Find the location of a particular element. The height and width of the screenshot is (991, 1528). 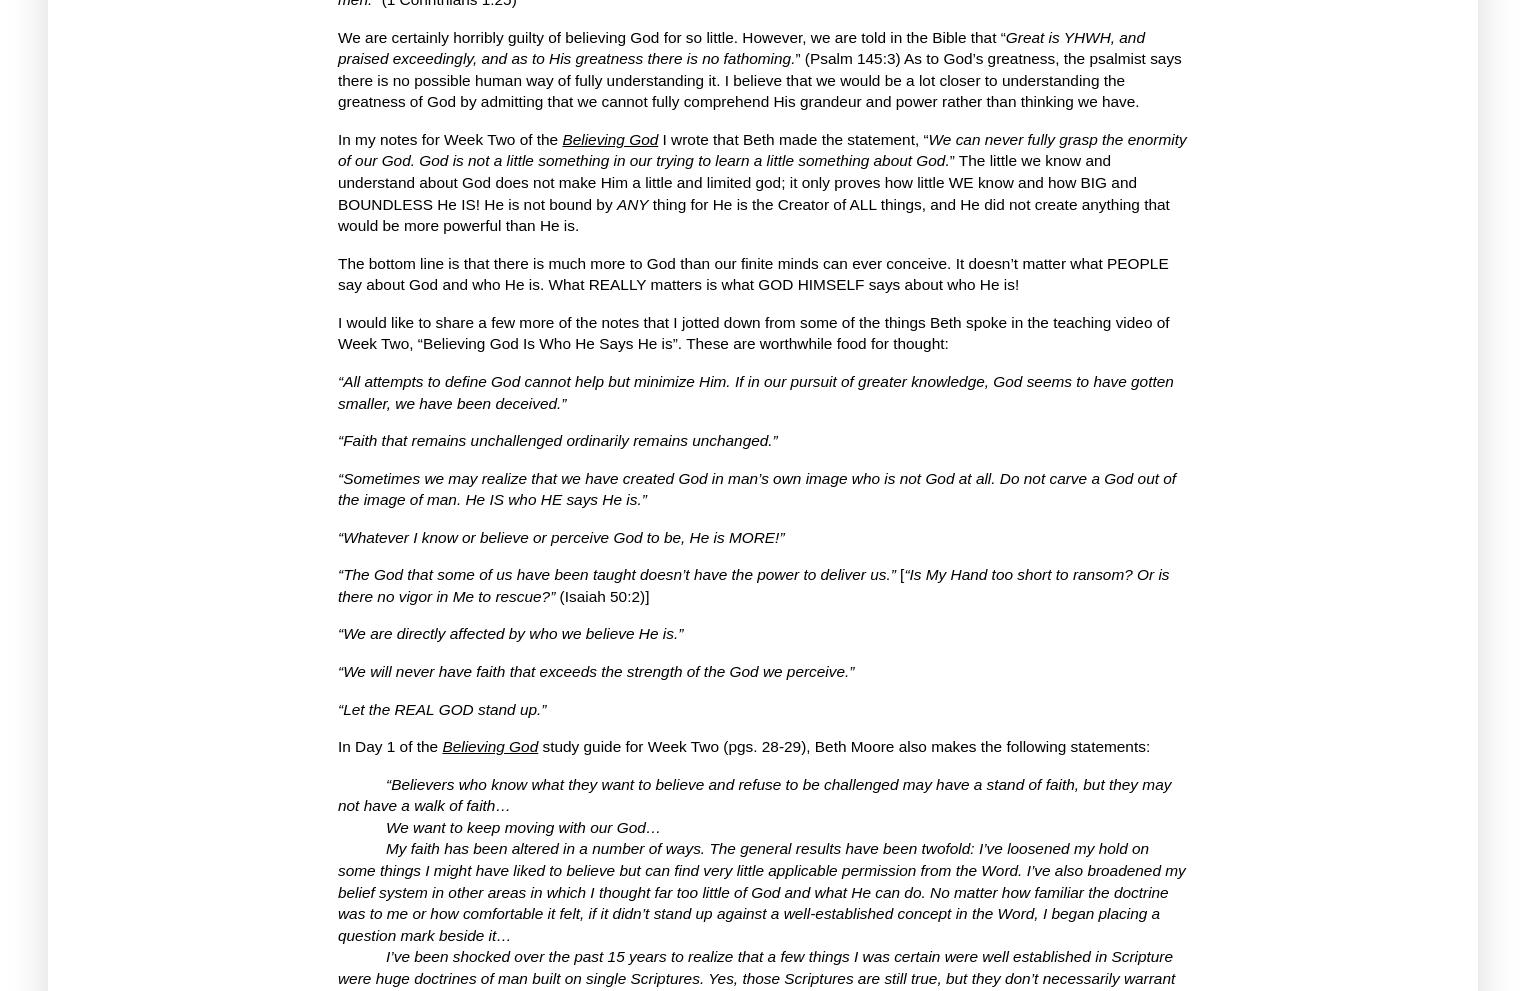

'“Is My Hand too short to ransom?' is located at coordinates (1016, 573).